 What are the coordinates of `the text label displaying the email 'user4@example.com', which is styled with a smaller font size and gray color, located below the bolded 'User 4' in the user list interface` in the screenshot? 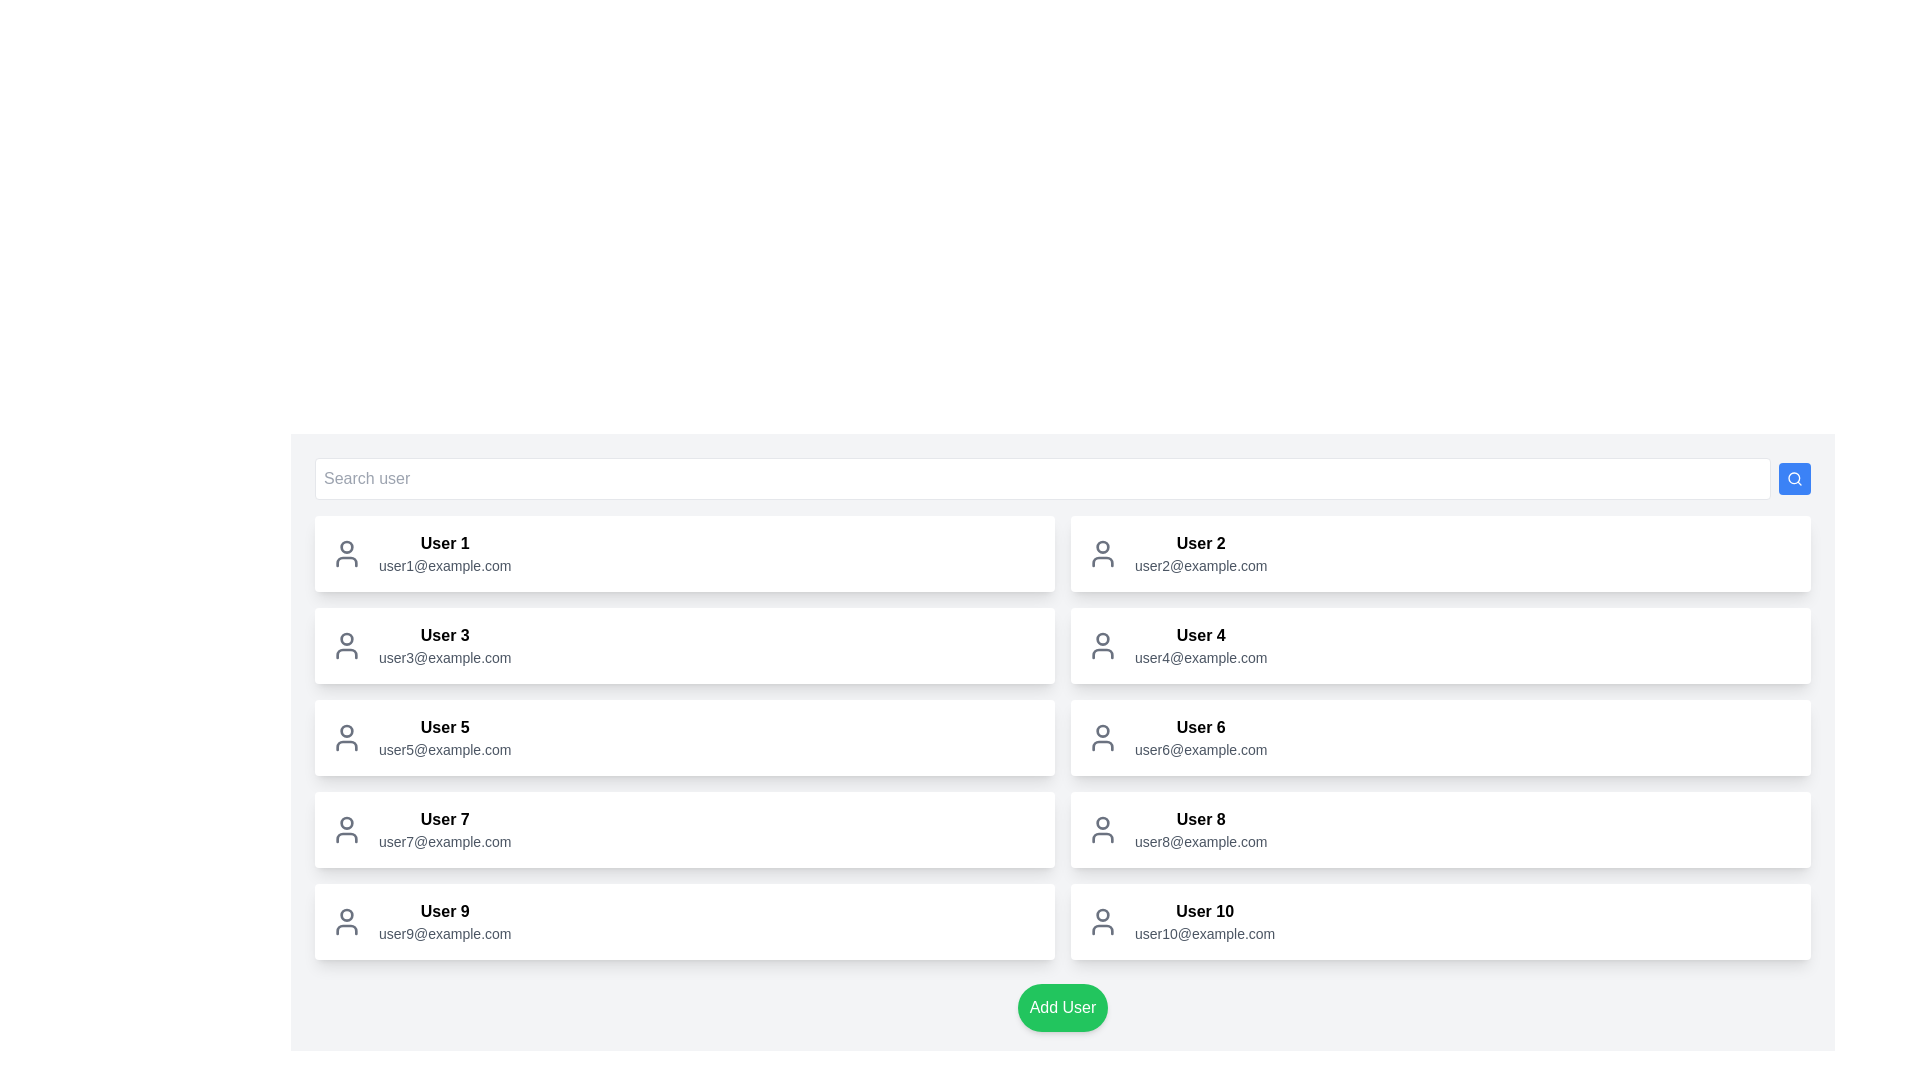 It's located at (1200, 658).